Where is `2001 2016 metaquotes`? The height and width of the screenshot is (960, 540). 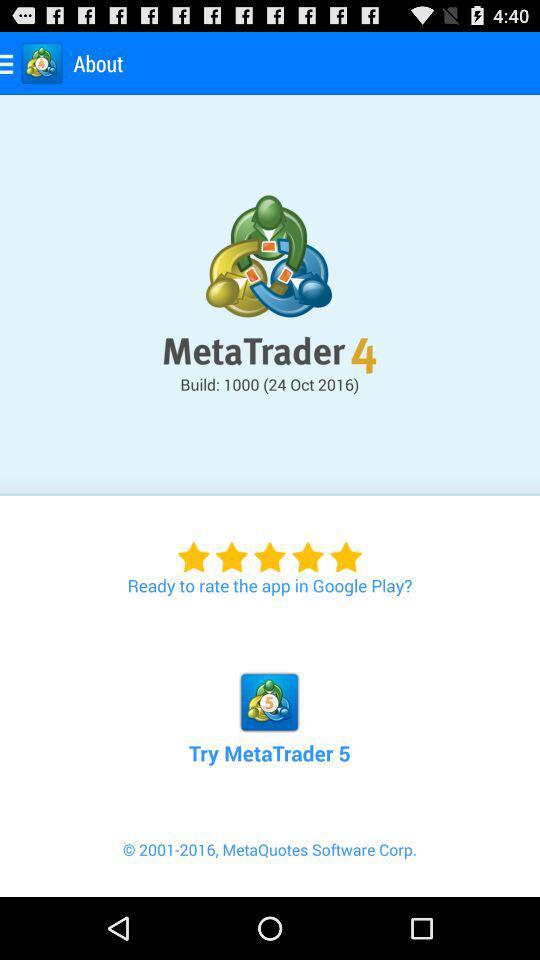
2001 2016 metaquotes is located at coordinates (270, 866).